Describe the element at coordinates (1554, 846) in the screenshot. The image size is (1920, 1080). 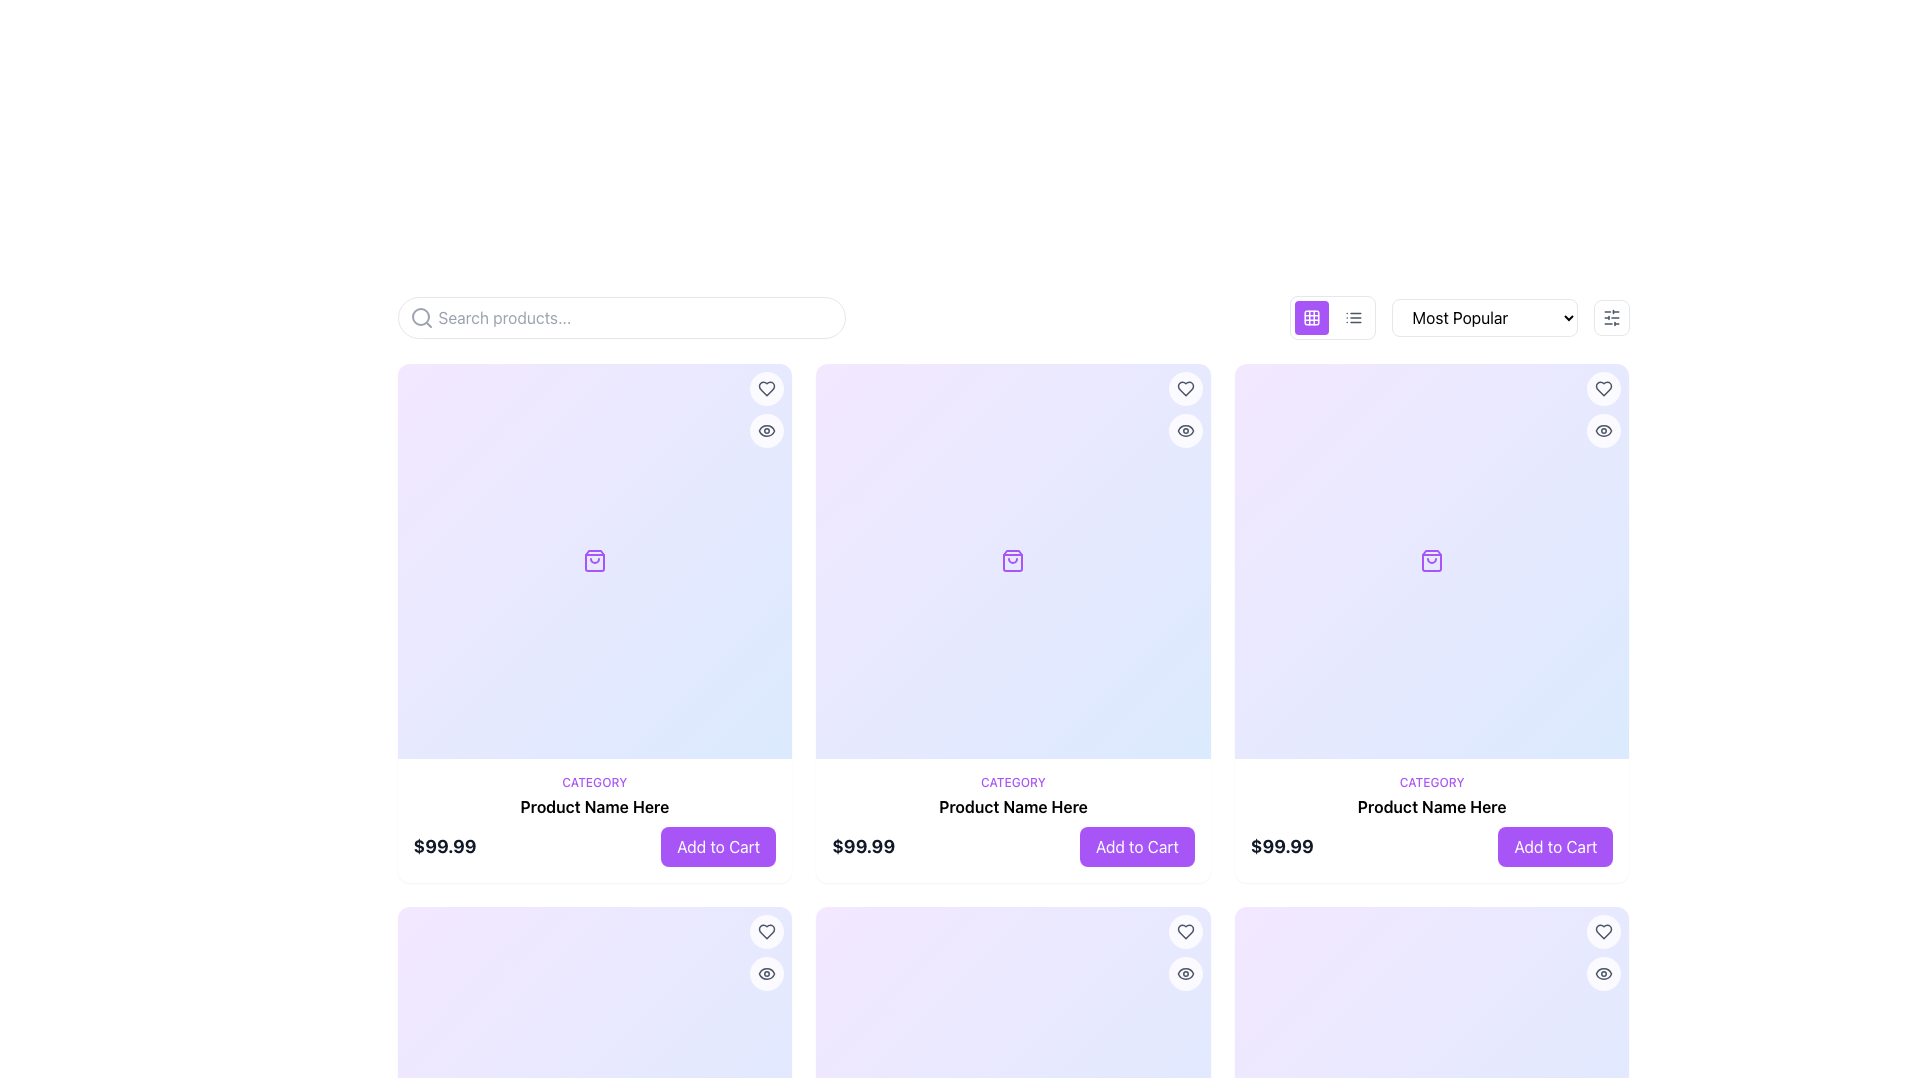
I see `the 'Add to Cart' button, which is a rectangular button with rounded corners, vibrant purple background, and white text` at that location.